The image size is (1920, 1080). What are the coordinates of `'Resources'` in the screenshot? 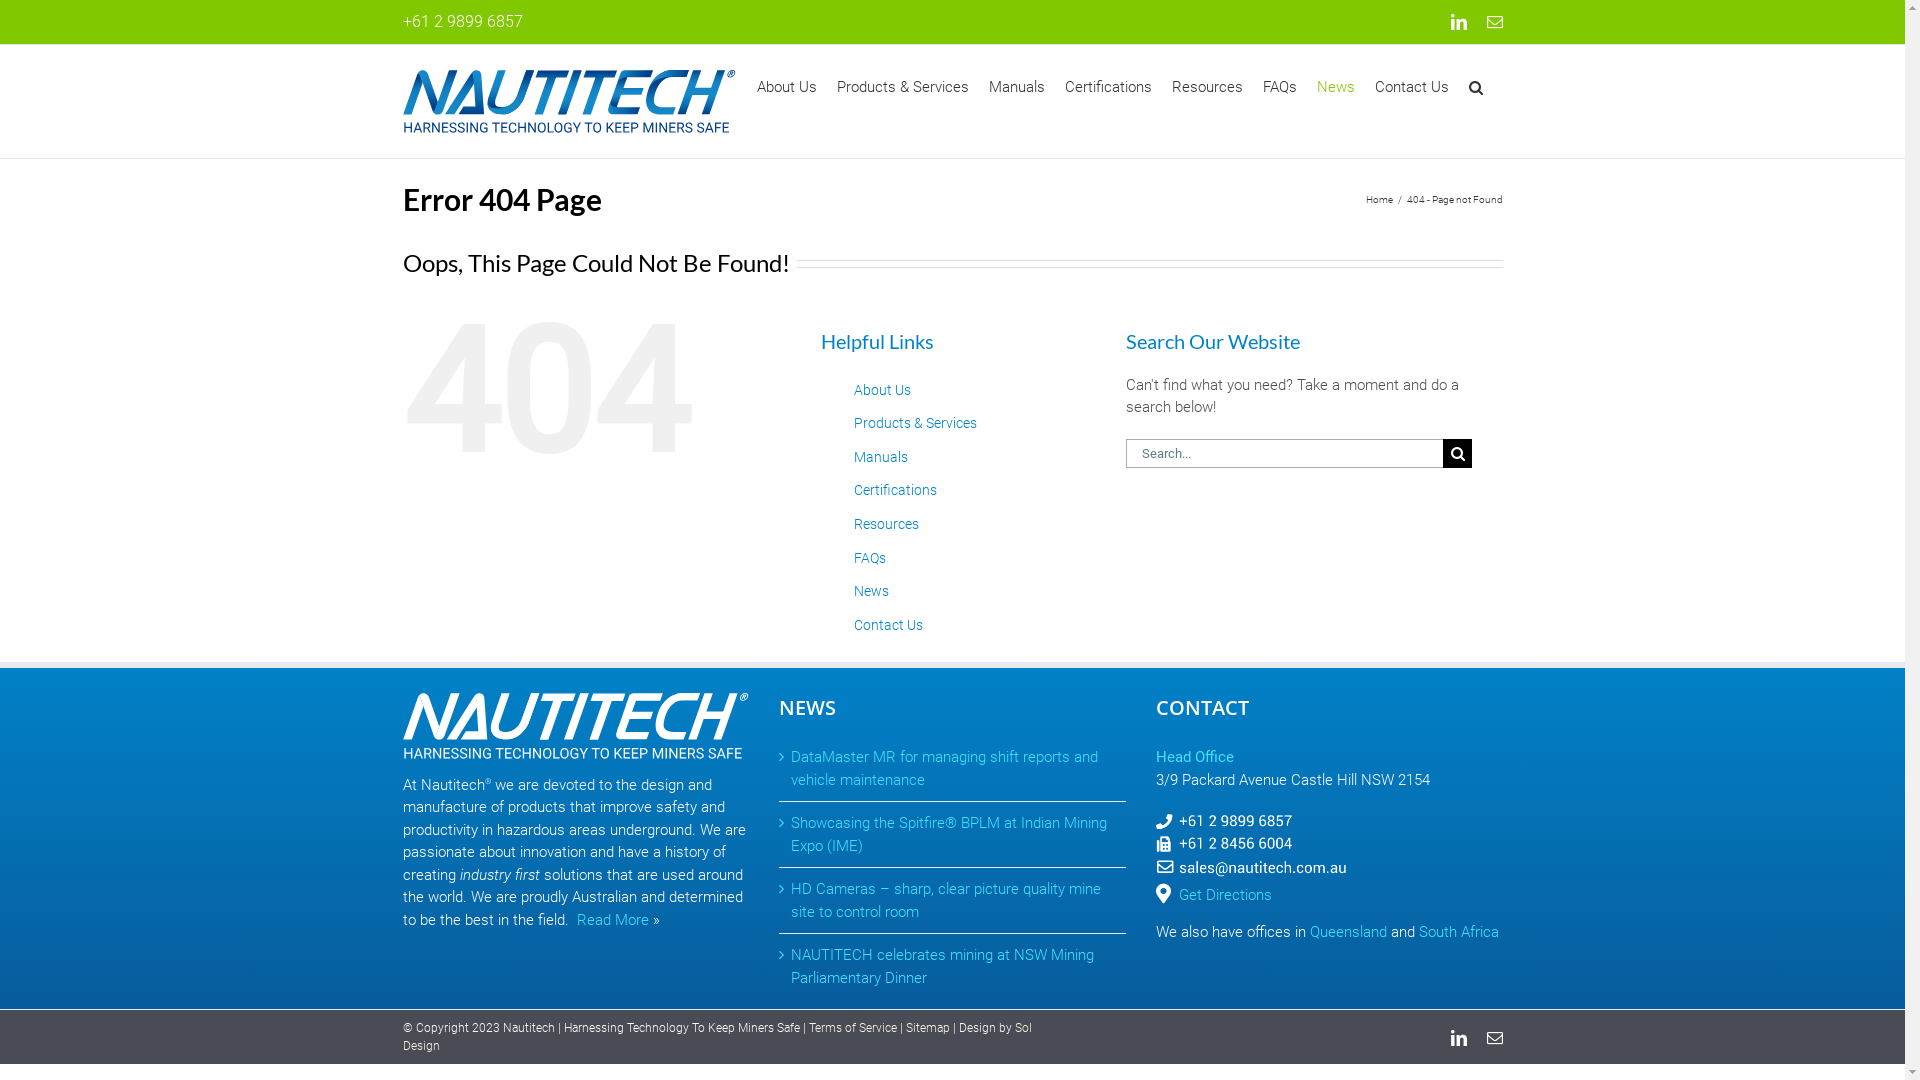 It's located at (1206, 86).